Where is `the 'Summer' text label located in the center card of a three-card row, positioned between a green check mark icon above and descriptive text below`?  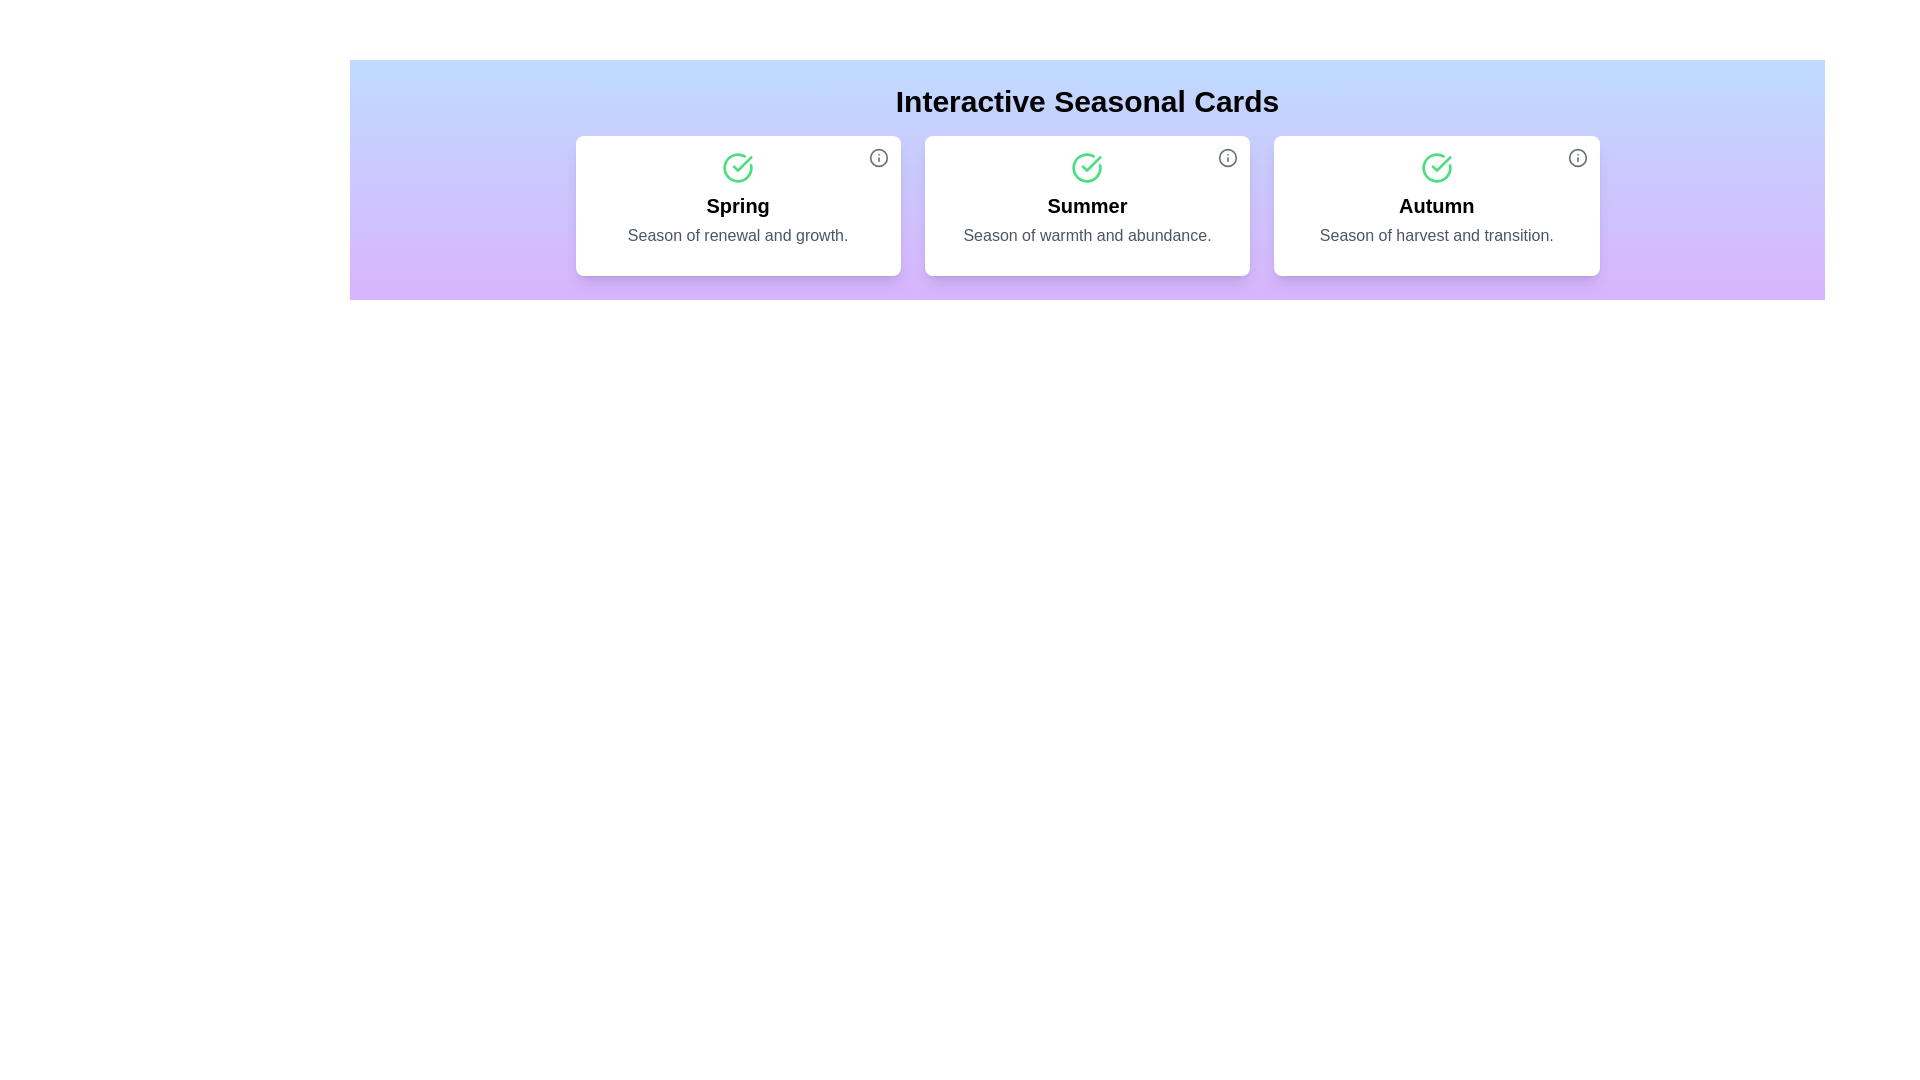
the 'Summer' text label located in the center card of a three-card row, positioned between a green check mark icon above and descriptive text below is located at coordinates (1086, 205).